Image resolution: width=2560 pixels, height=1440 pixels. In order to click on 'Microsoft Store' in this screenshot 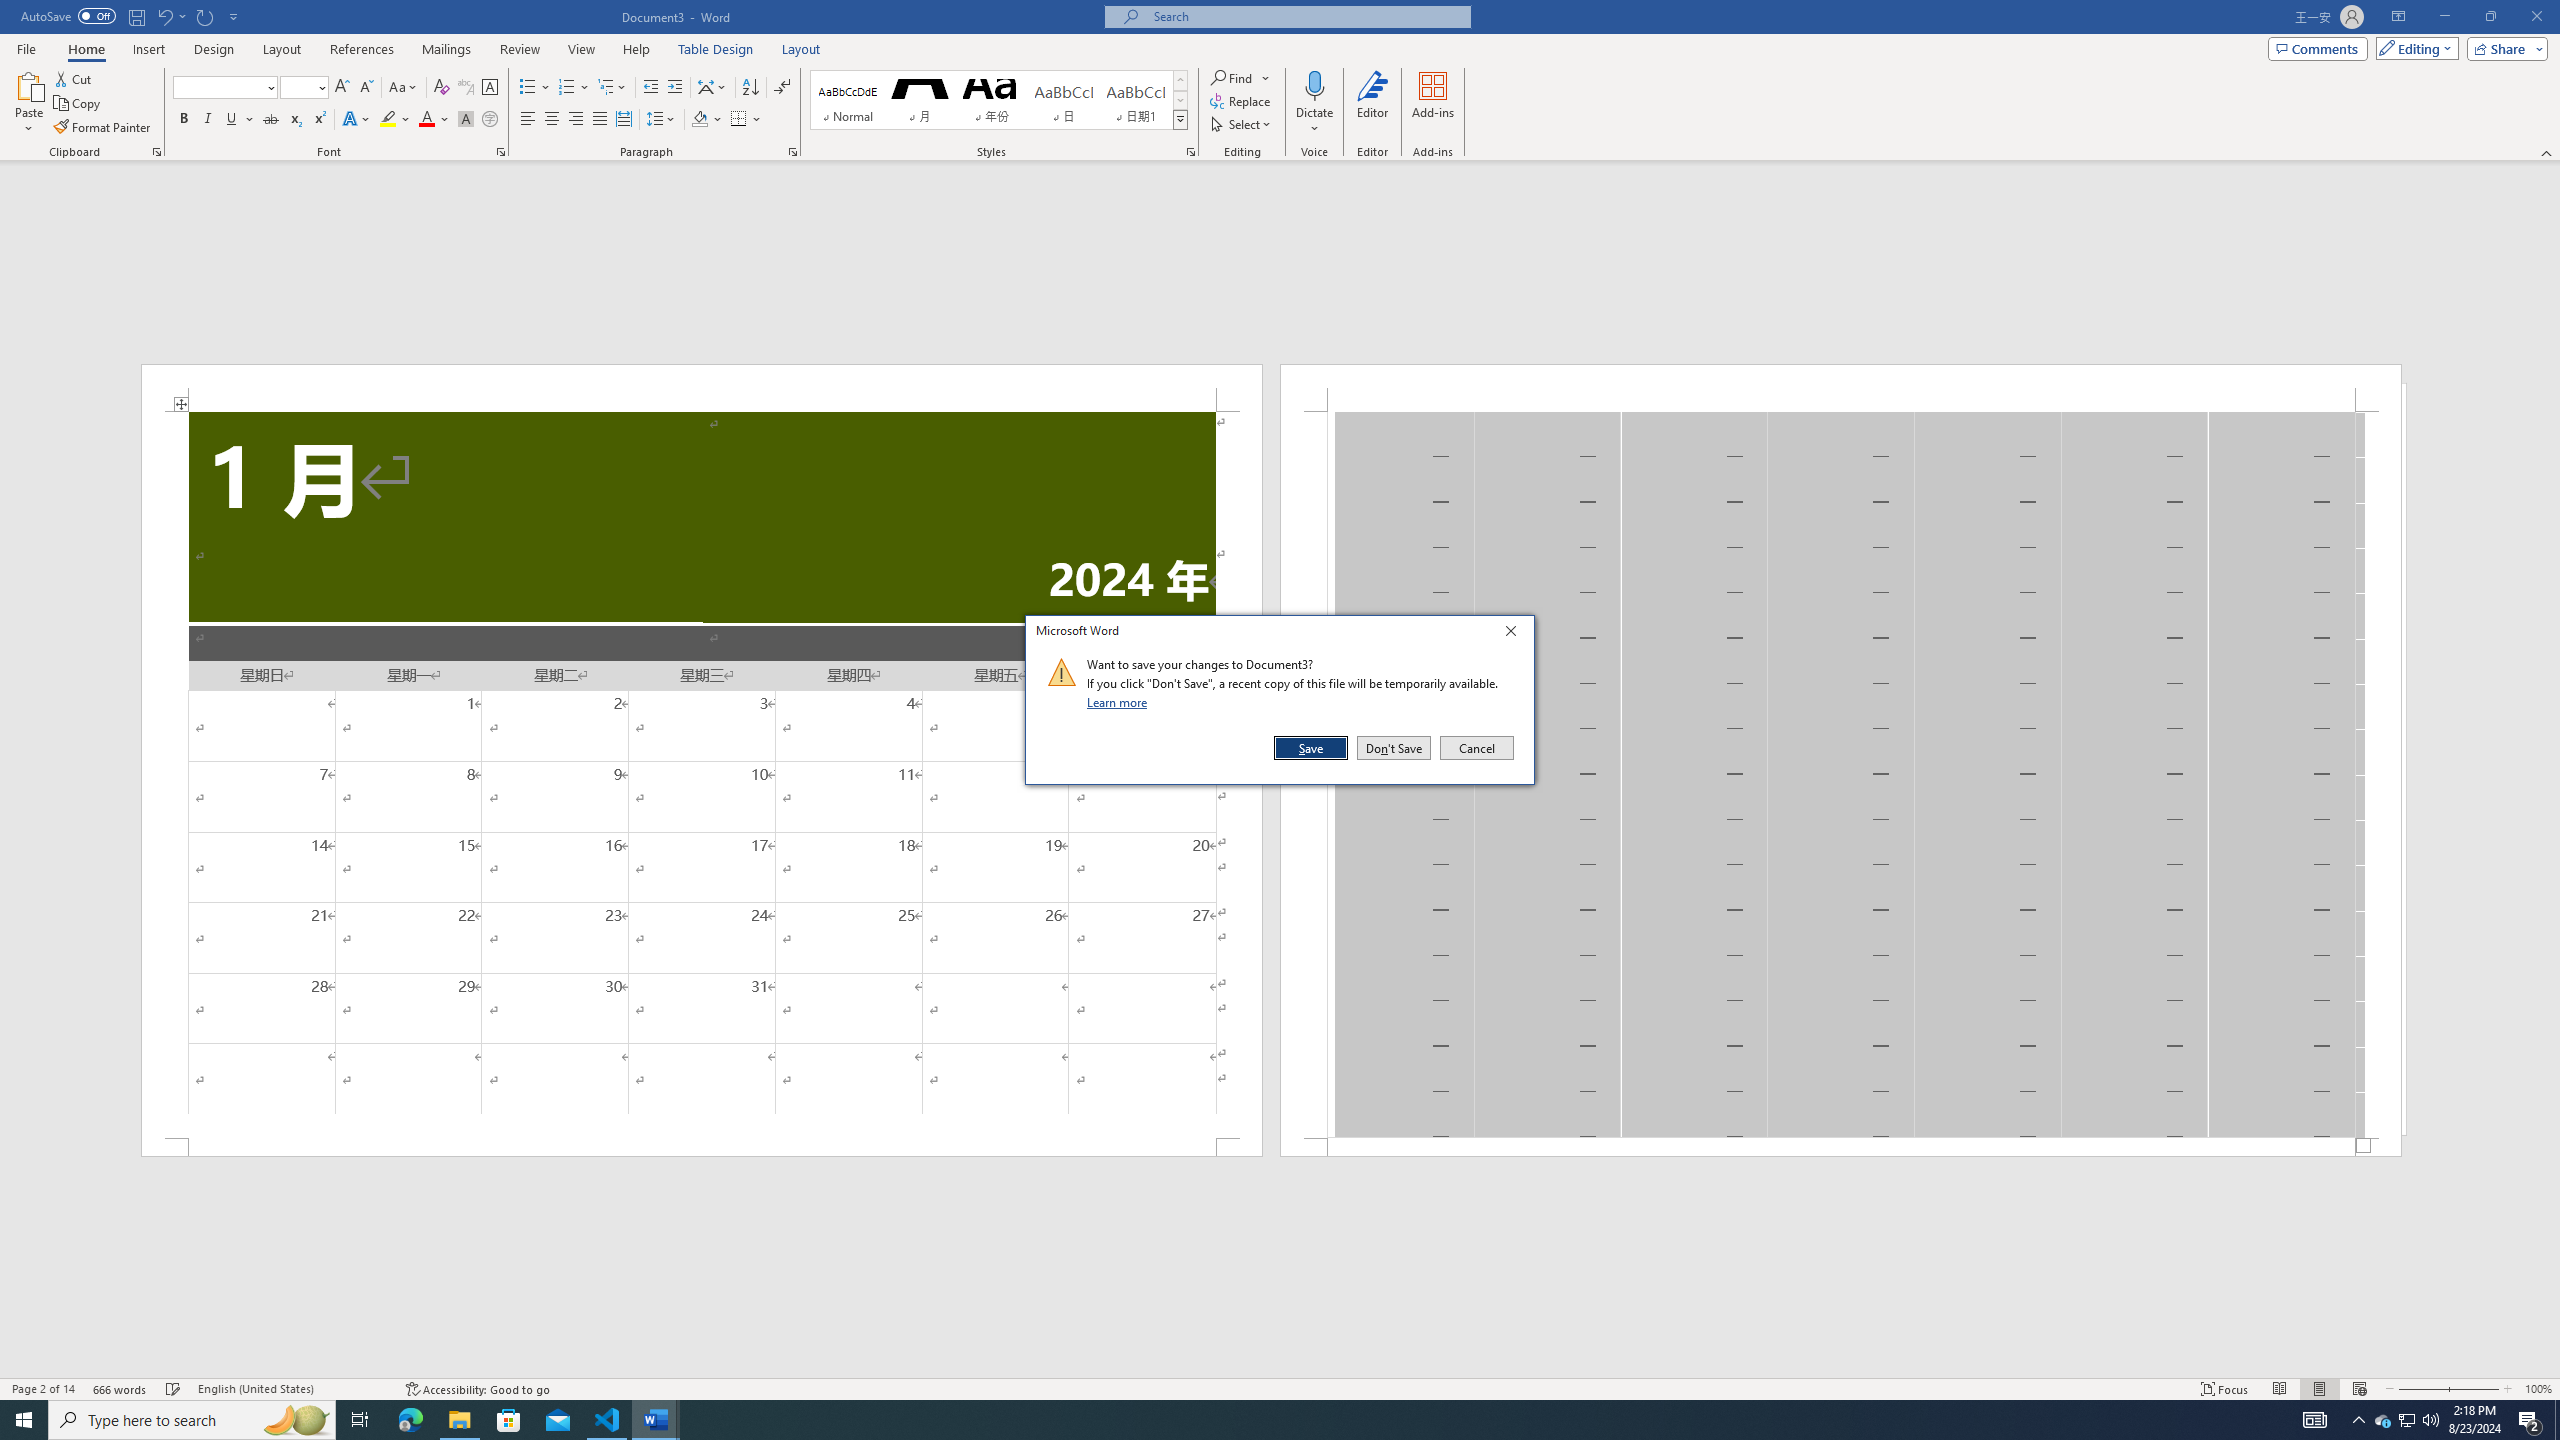, I will do `click(509, 1418)`.